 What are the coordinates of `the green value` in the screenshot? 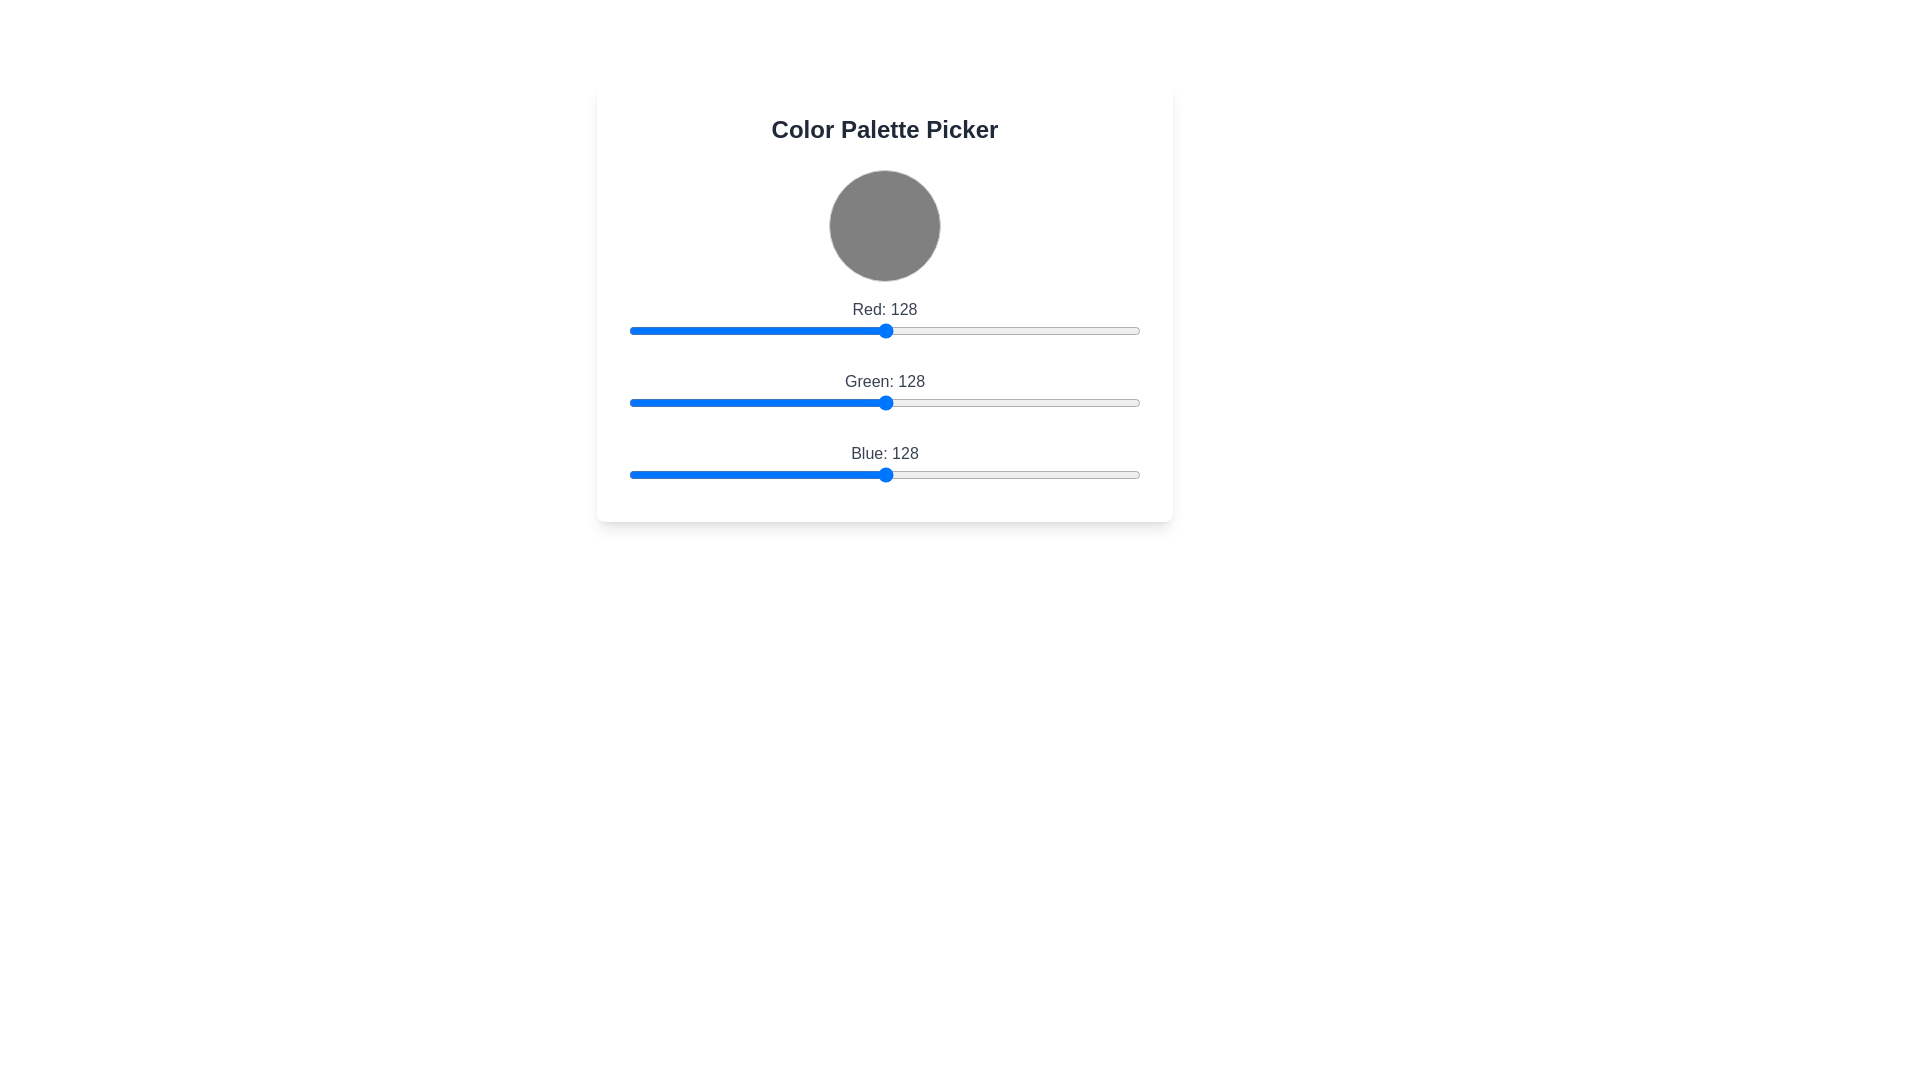 It's located at (865, 402).